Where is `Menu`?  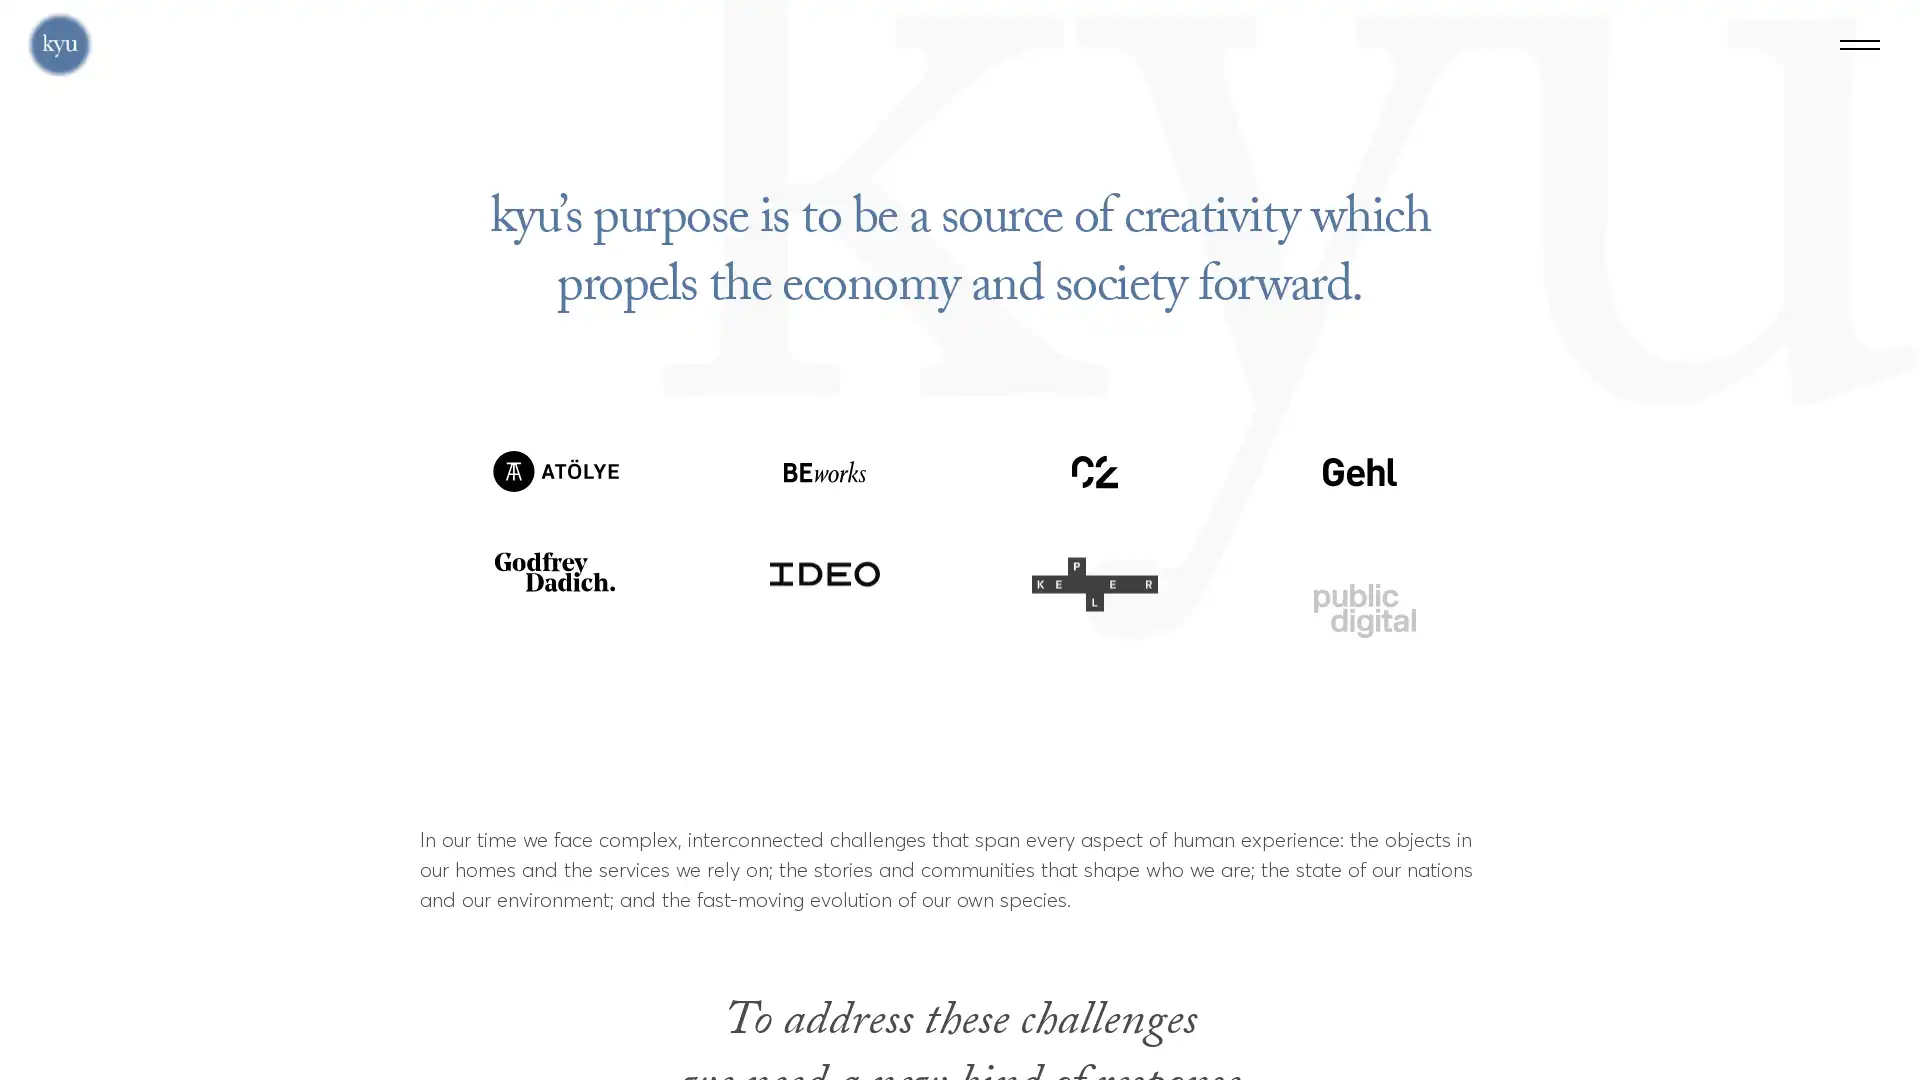 Menu is located at coordinates (1859, 45).